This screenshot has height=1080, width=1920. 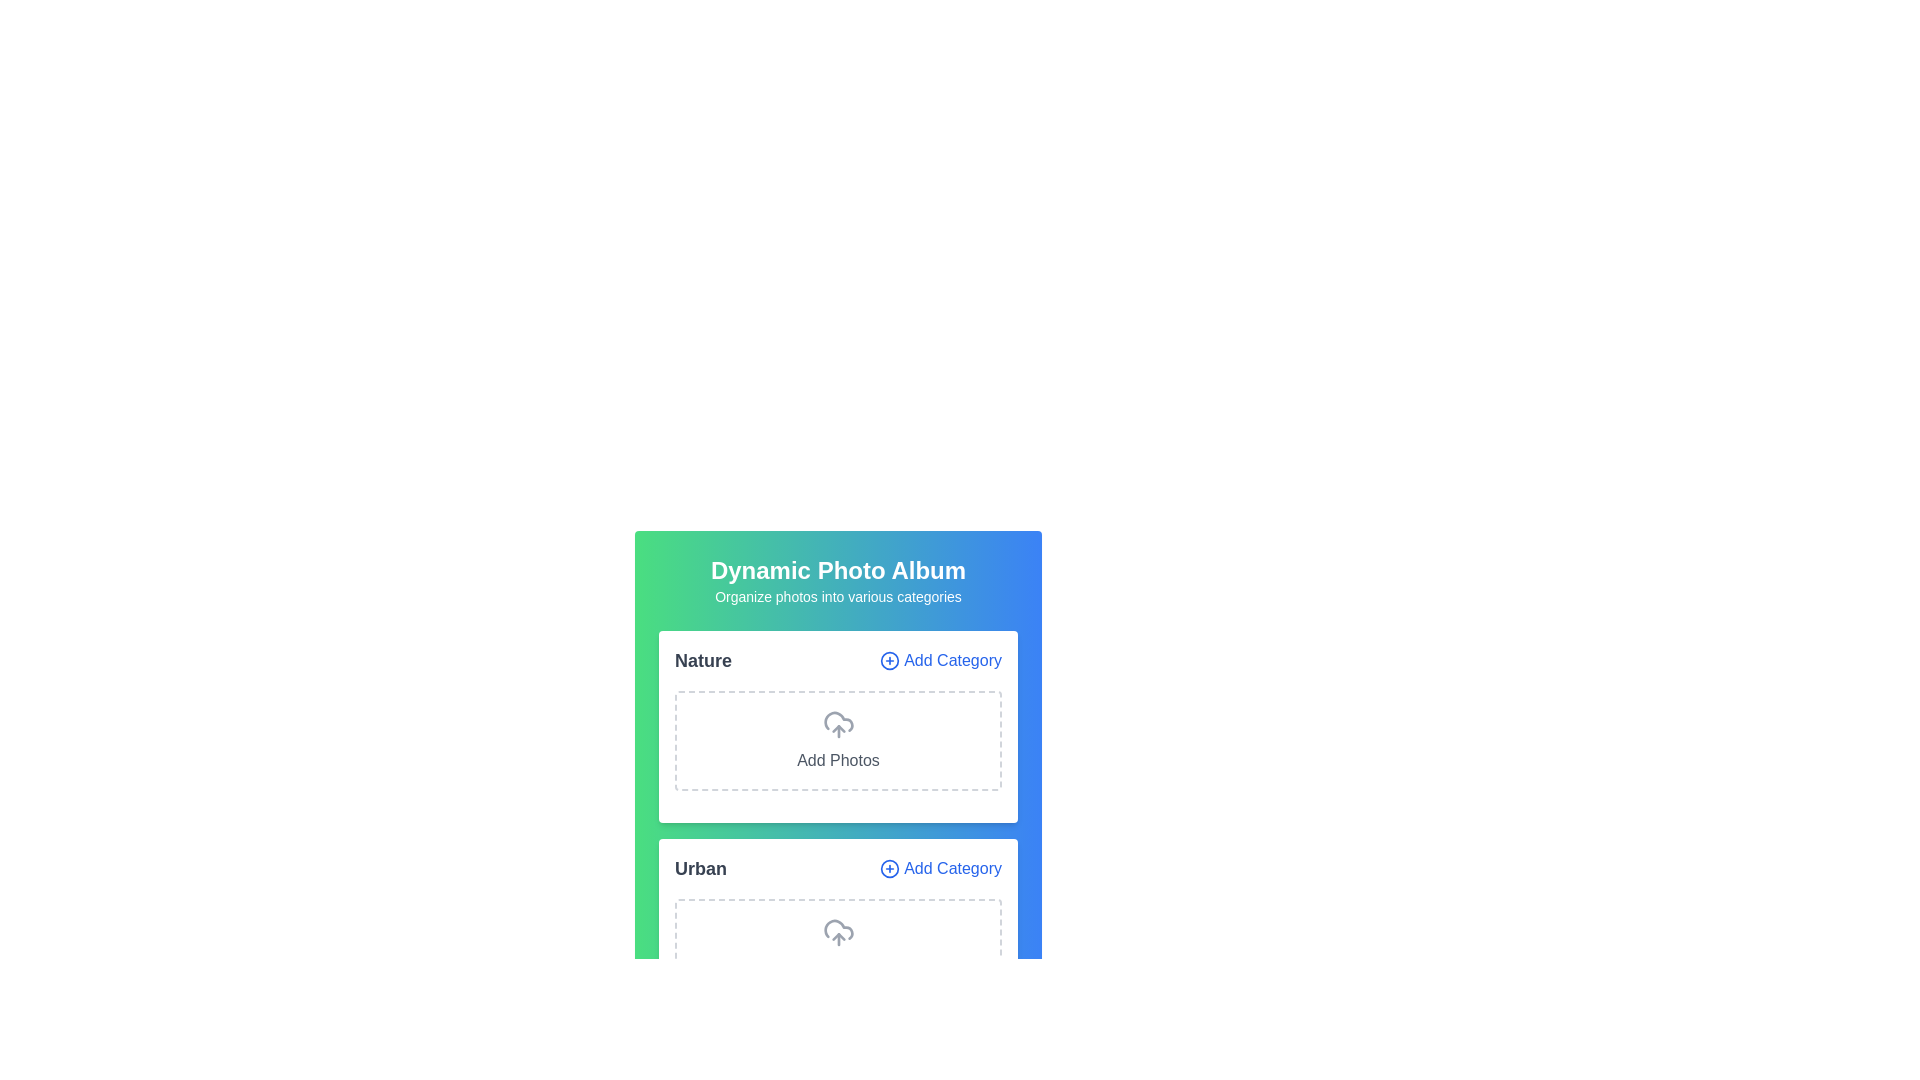 I want to click on the upload icon centered within the dashed-bordered box labeled 'Add Photos' in the 'Nature' section to initiate upload, so click(x=838, y=725).